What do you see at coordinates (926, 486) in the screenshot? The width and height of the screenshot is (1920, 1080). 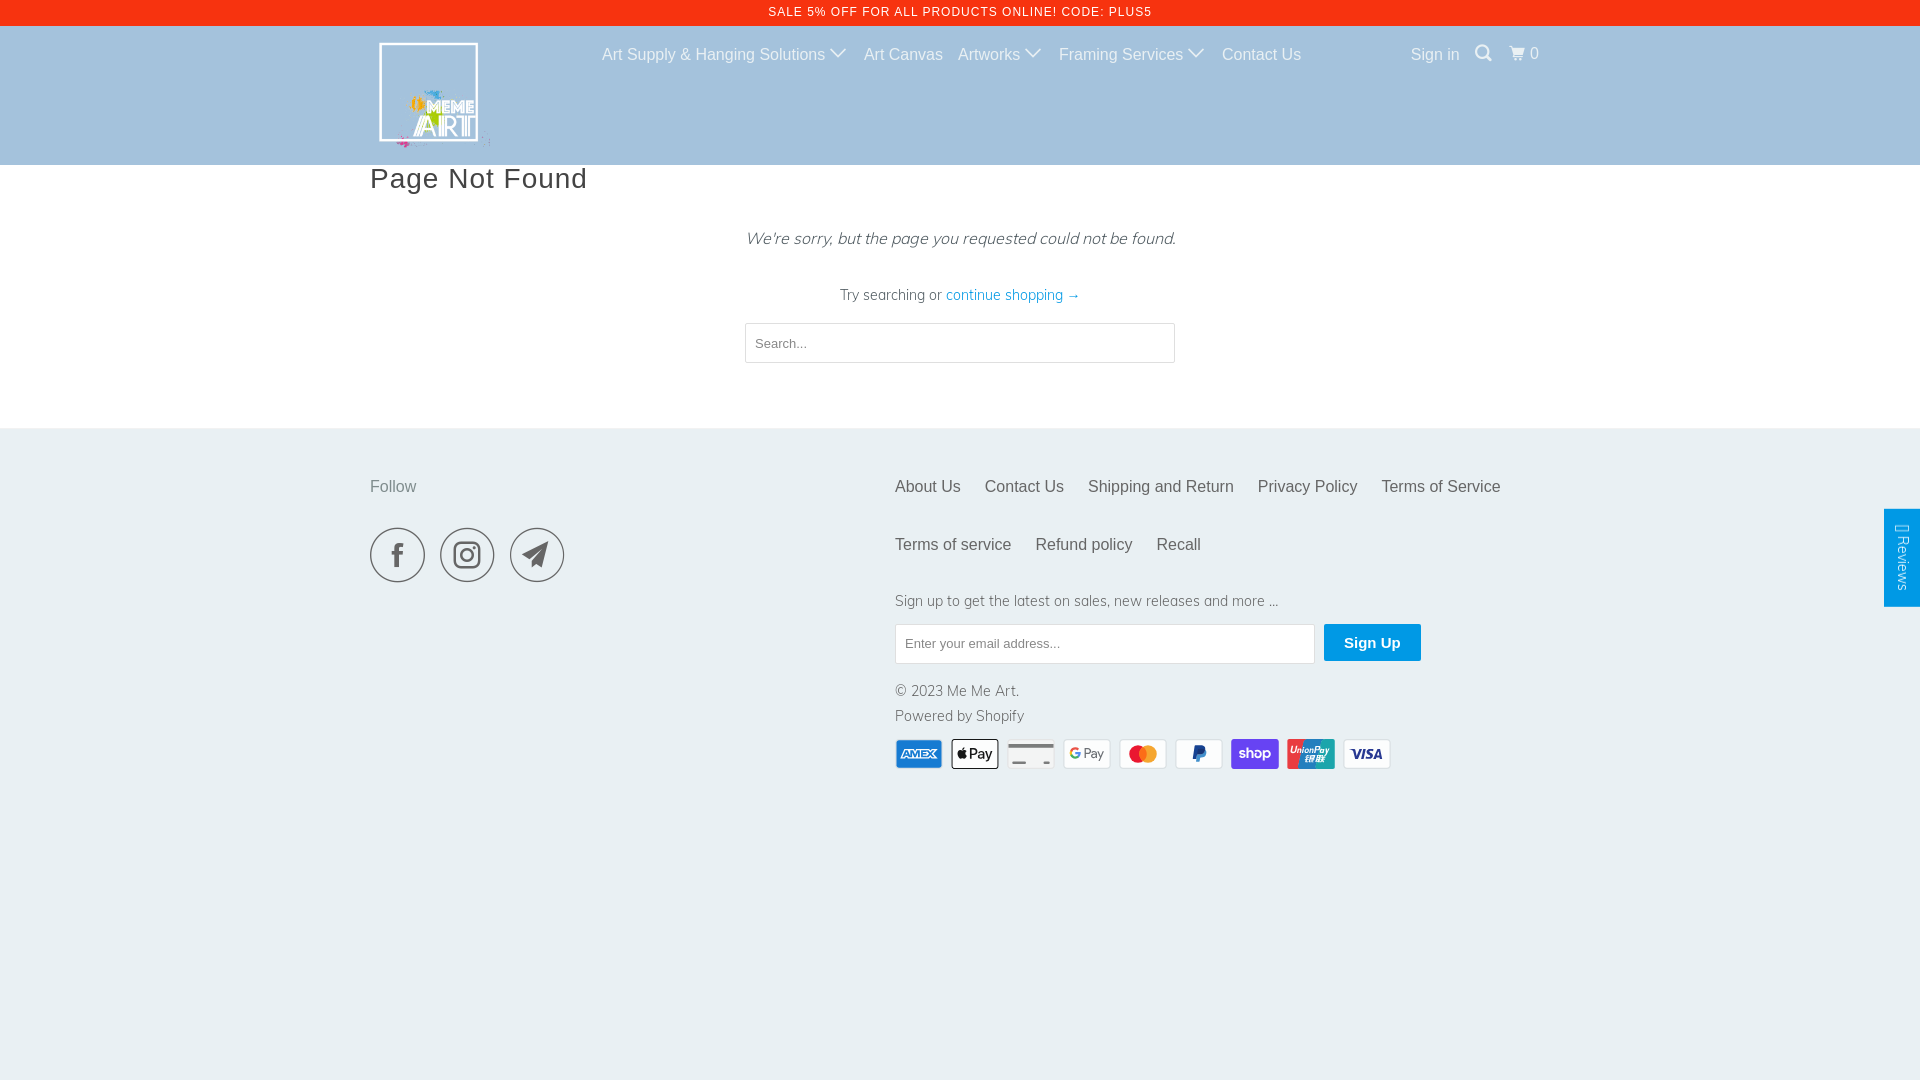 I see `'About Us'` at bounding box center [926, 486].